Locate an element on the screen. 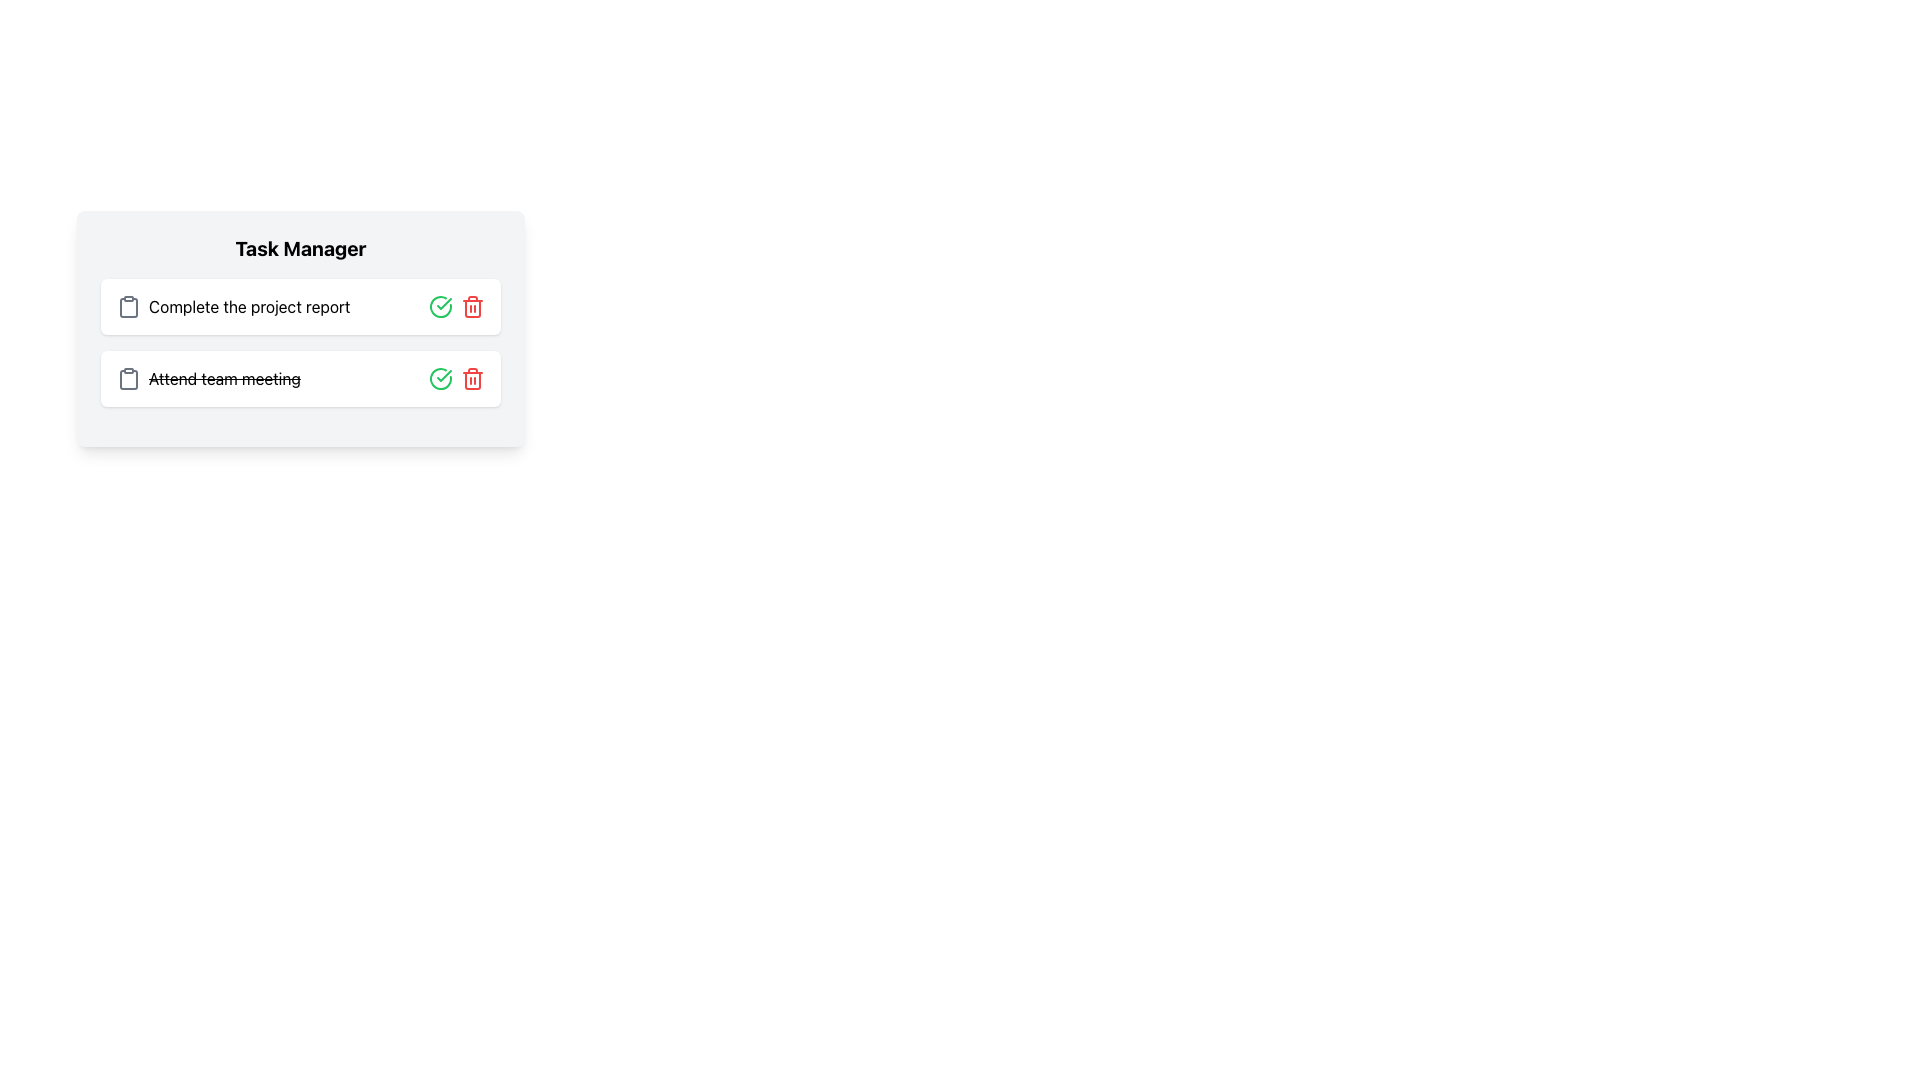 The image size is (1920, 1080). task description from the first task item in the 'Task Manager' section, located directly below the 'Task Manager' title is located at coordinates (300, 307).